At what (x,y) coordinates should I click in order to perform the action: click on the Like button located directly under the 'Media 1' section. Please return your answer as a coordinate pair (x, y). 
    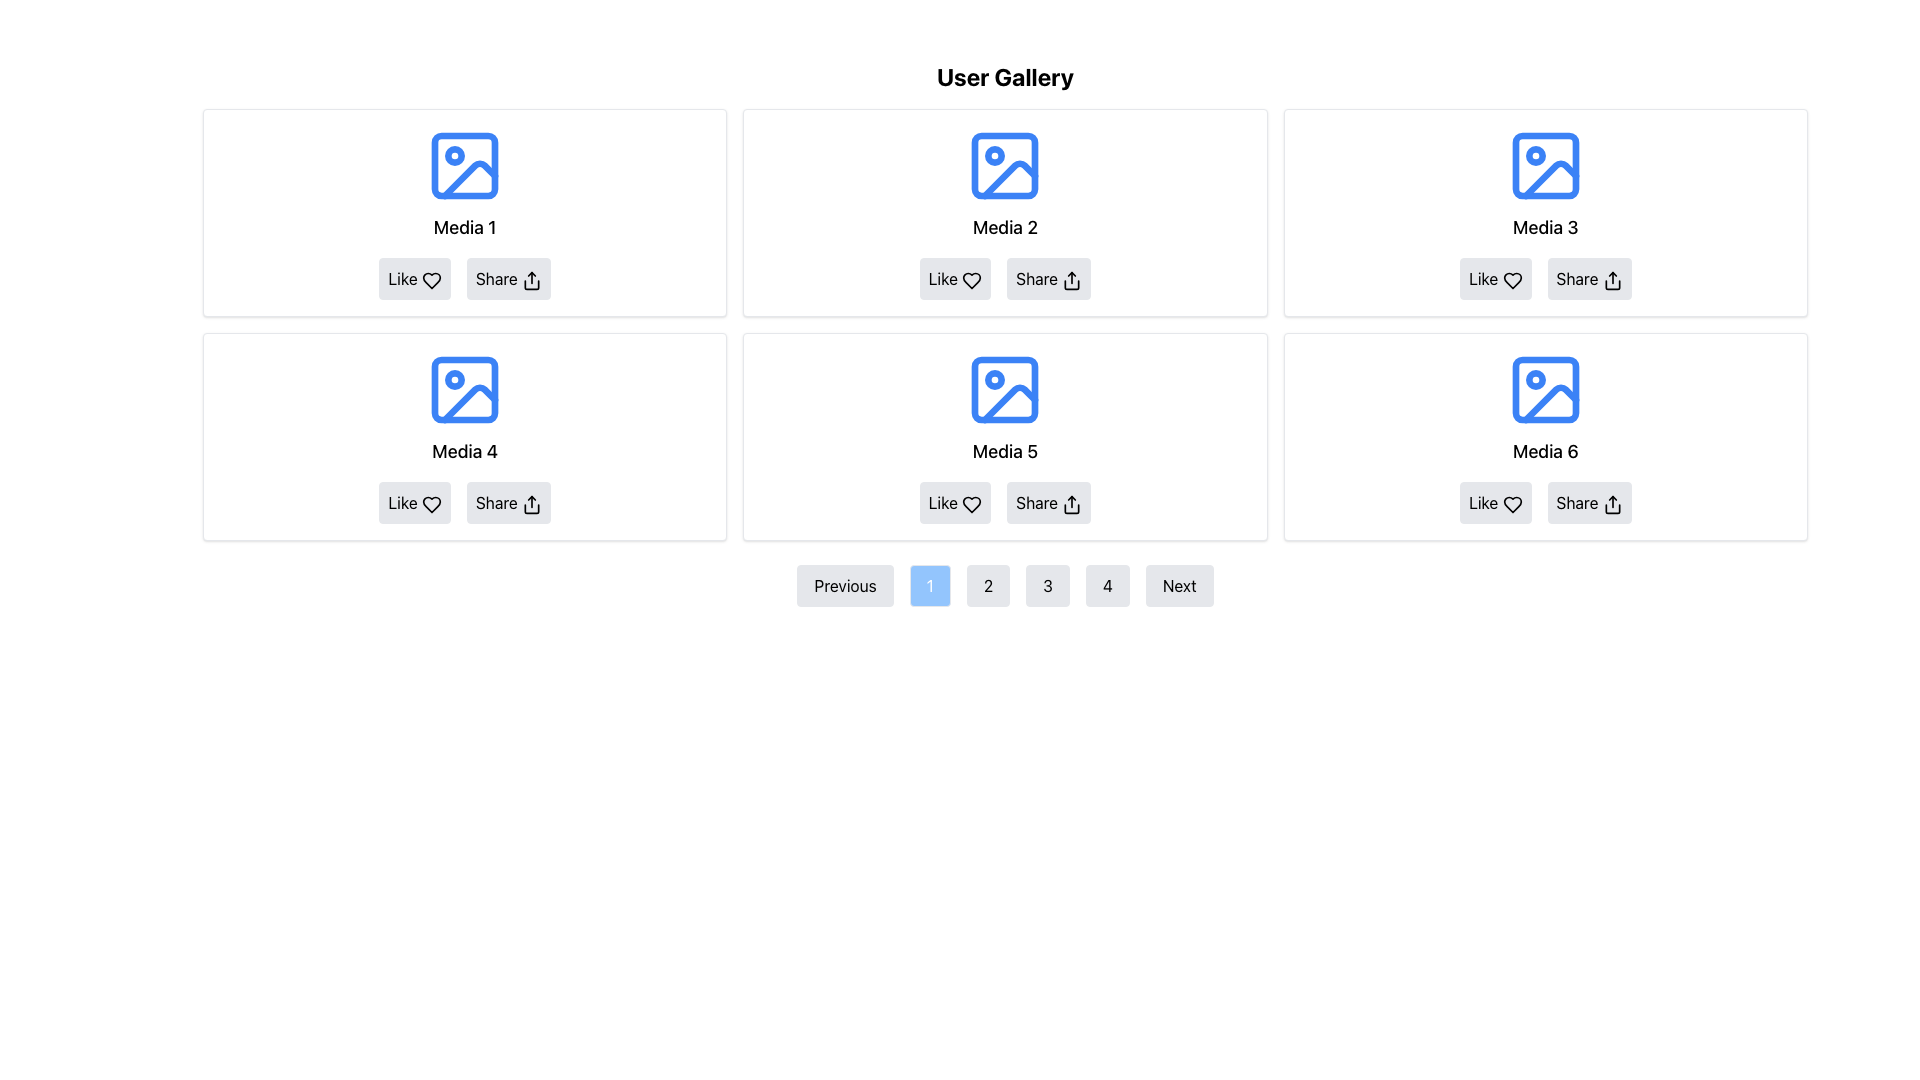
    Looking at the image, I should click on (413, 278).